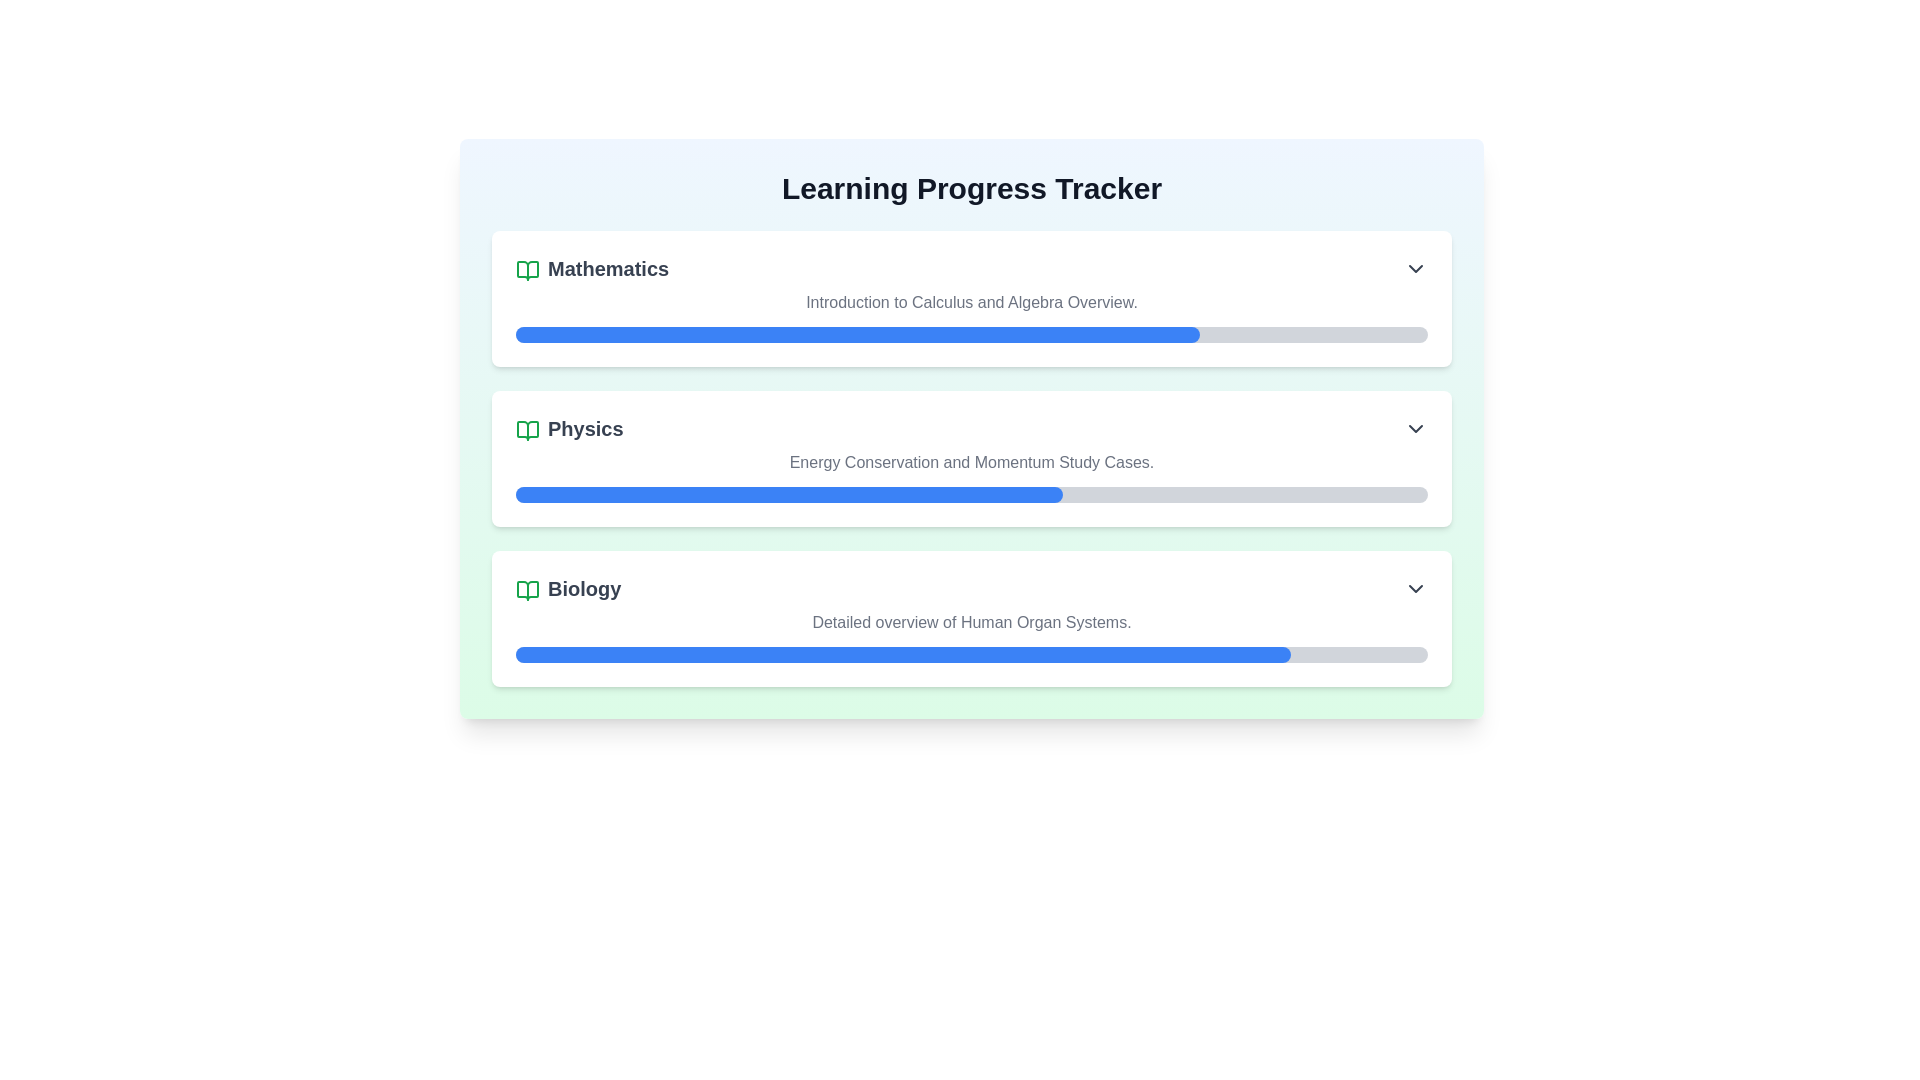 This screenshot has width=1920, height=1080. I want to click on the Physics section icon that visually represents a book or learning material, positioned to the left of the text 'Physics', so click(528, 428).